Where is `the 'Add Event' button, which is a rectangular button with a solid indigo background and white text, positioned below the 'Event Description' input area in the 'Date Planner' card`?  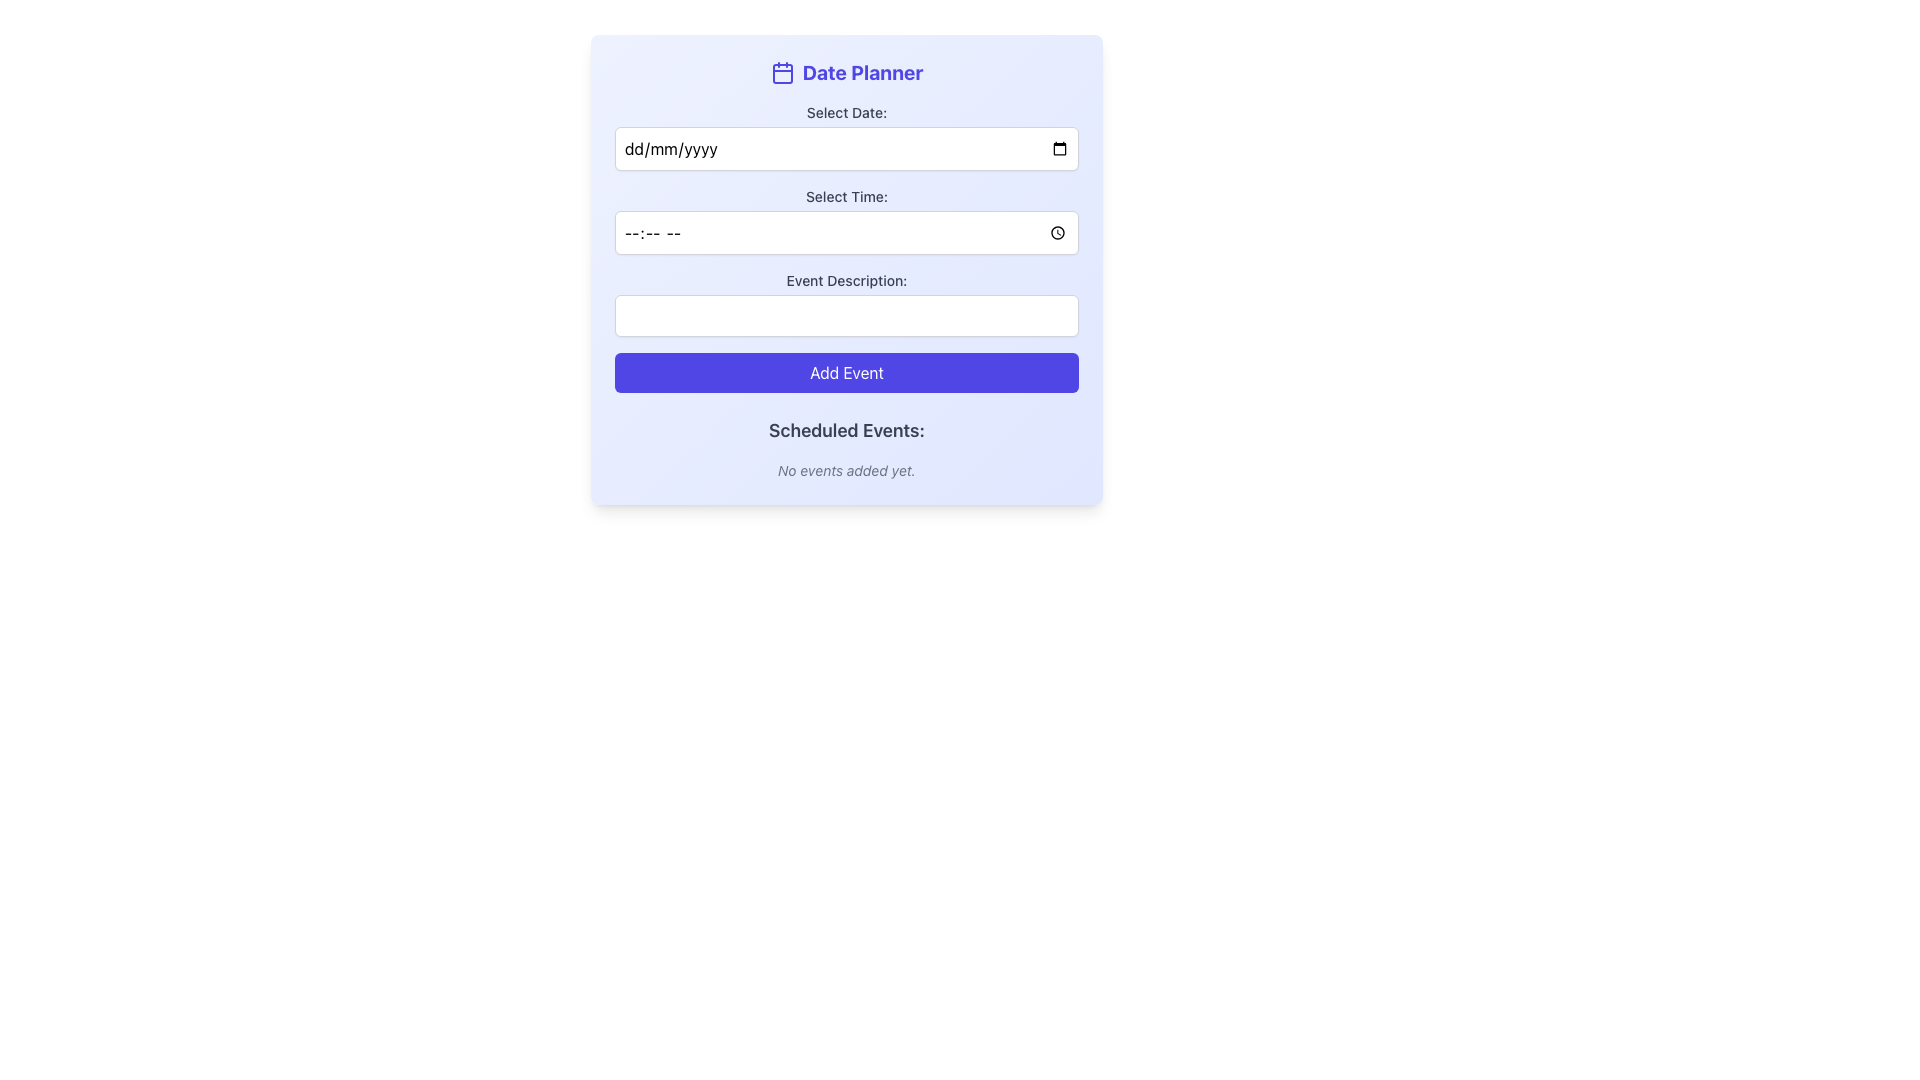
the 'Add Event' button, which is a rectangular button with a solid indigo background and white text, positioned below the 'Event Description' input area in the 'Date Planner' card is located at coordinates (846, 373).